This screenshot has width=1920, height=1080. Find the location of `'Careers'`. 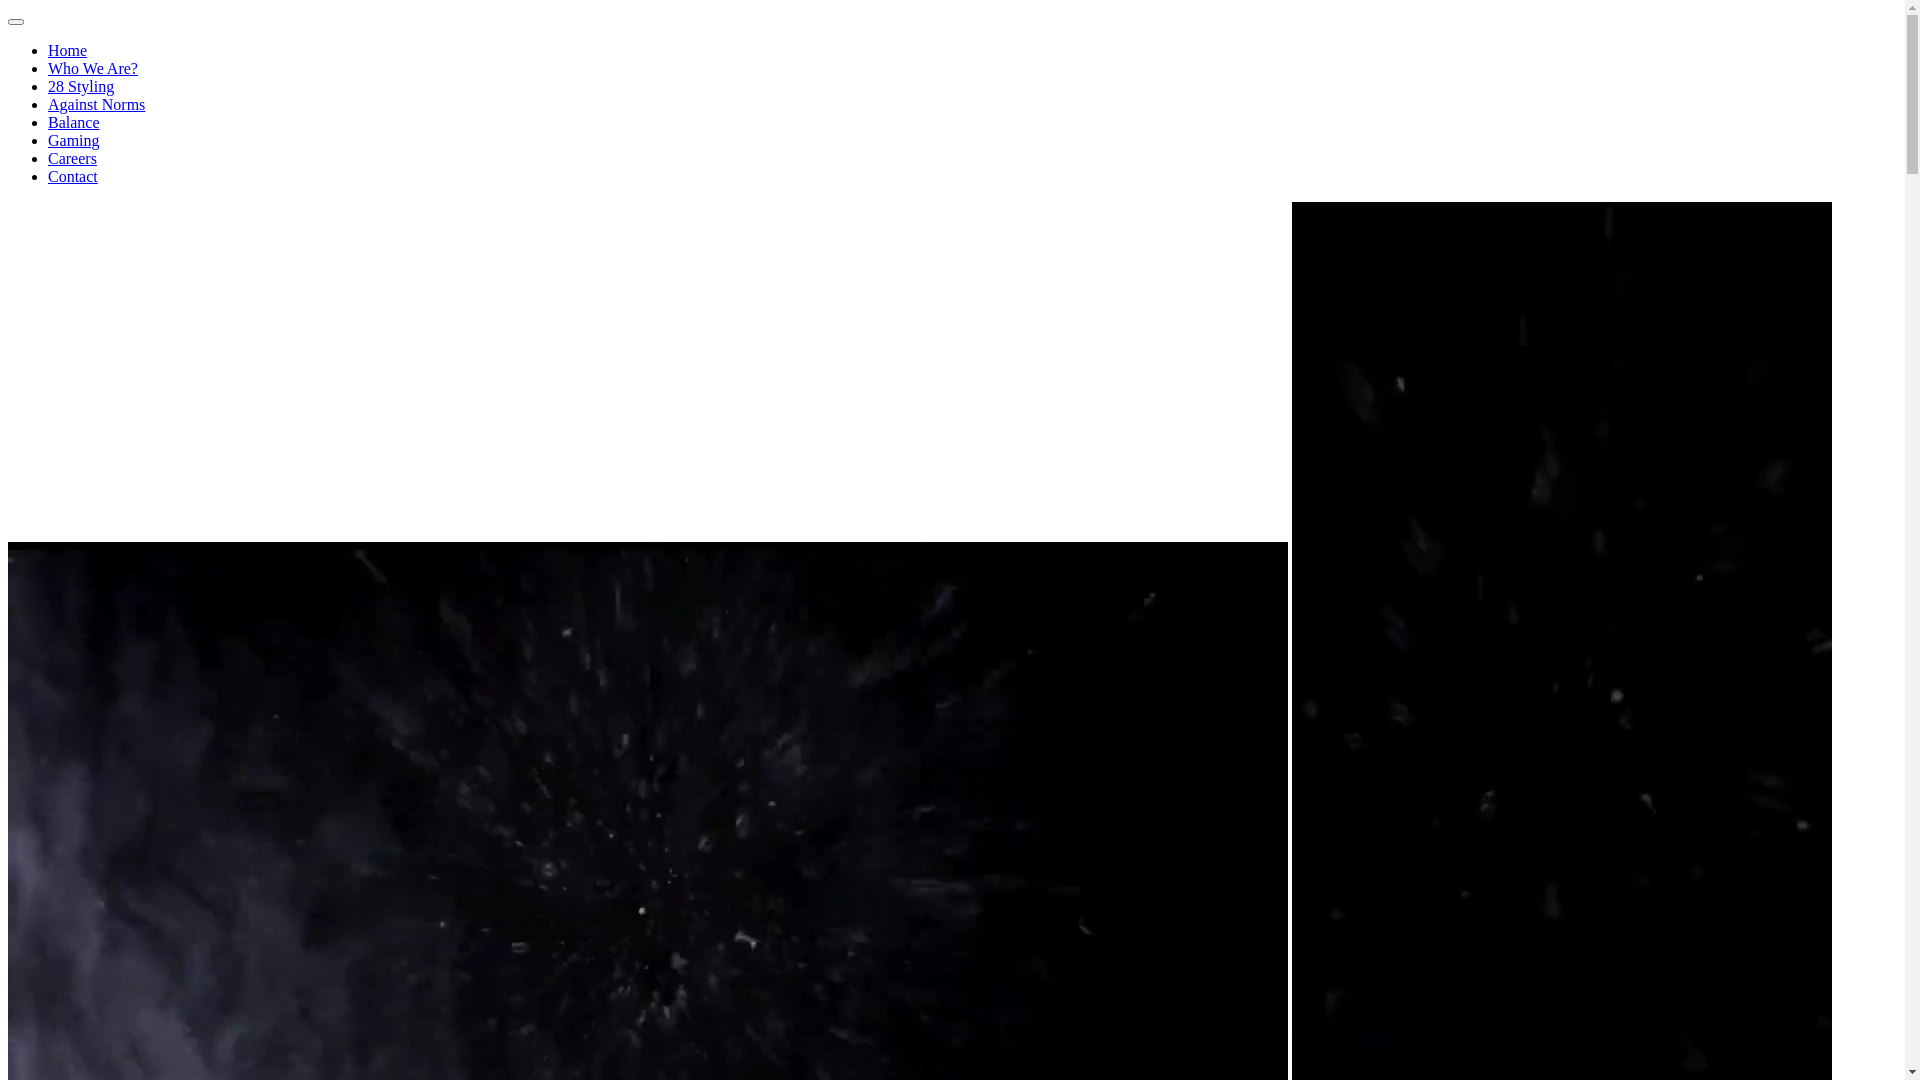

'Careers' is located at coordinates (72, 157).